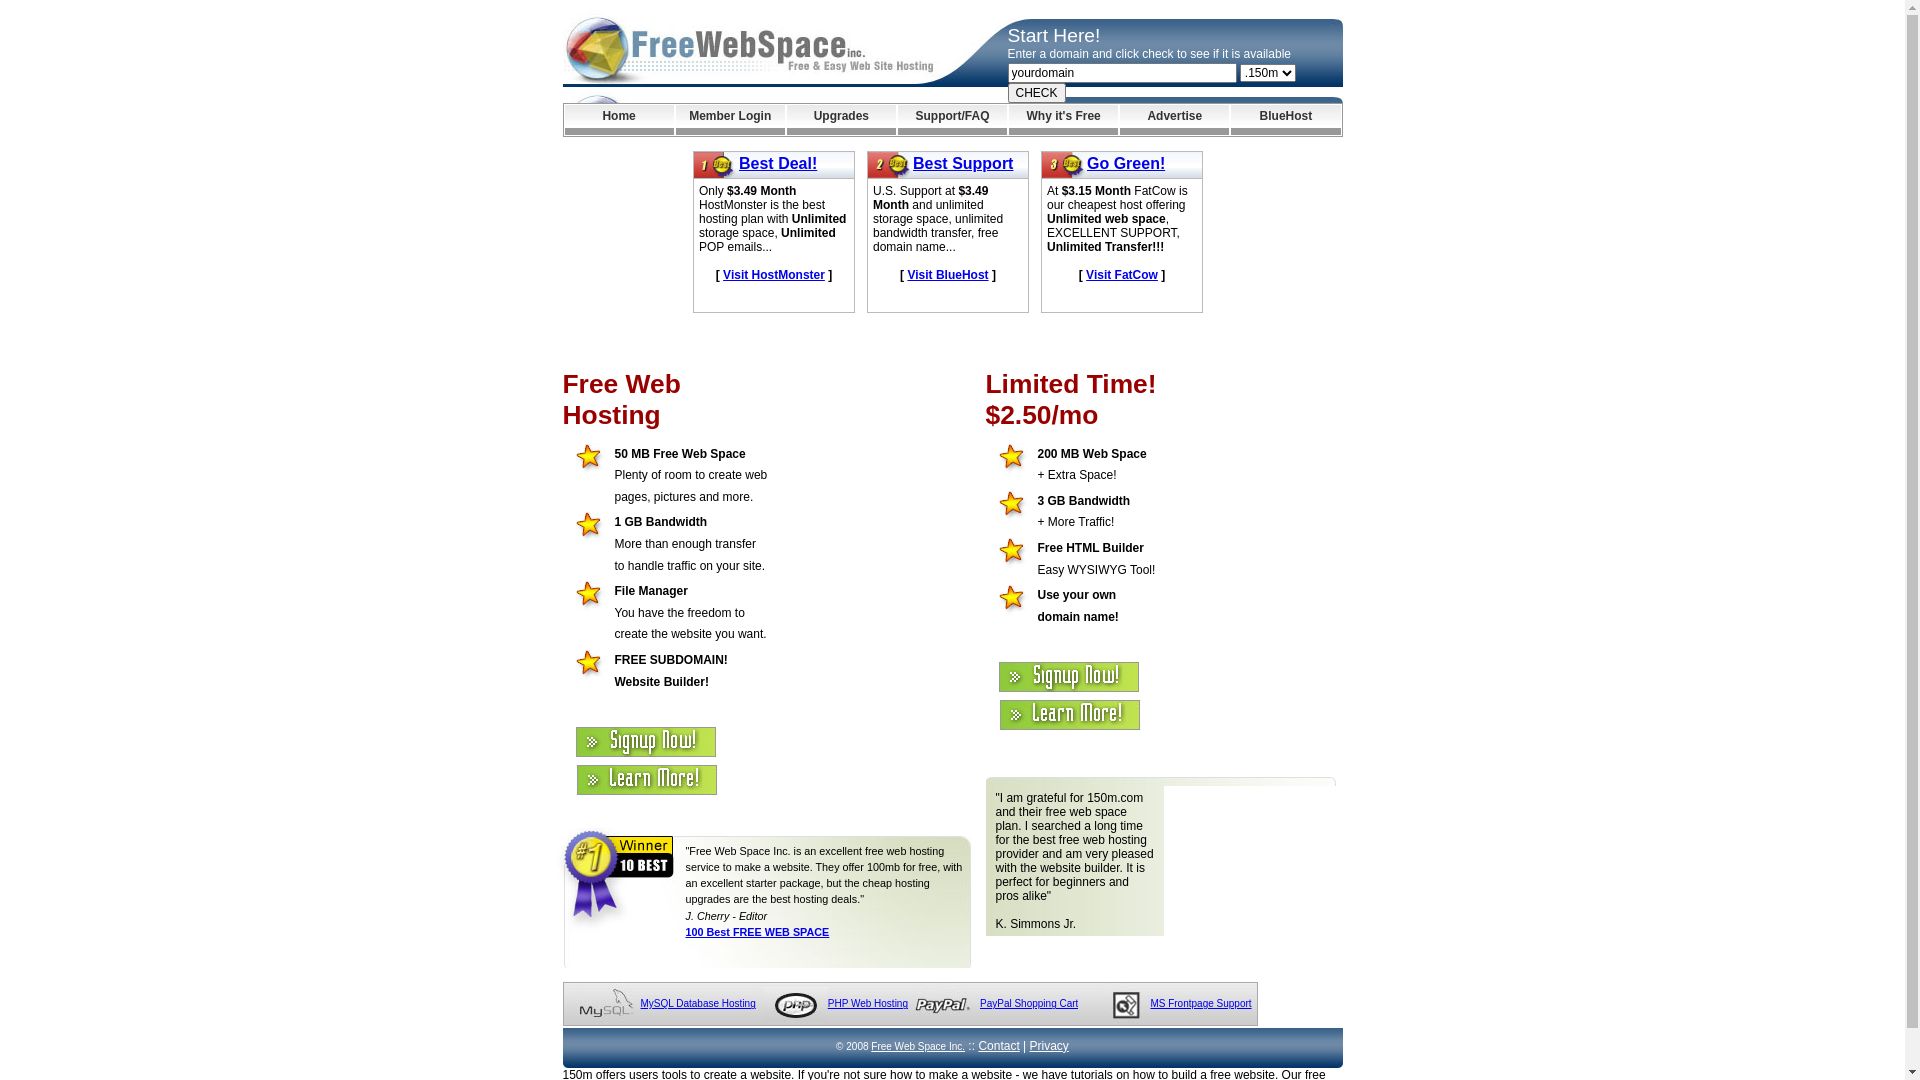 This screenshot has width=1920, height=1080. I want to click on 'BlueHost', so click(1285, 119).